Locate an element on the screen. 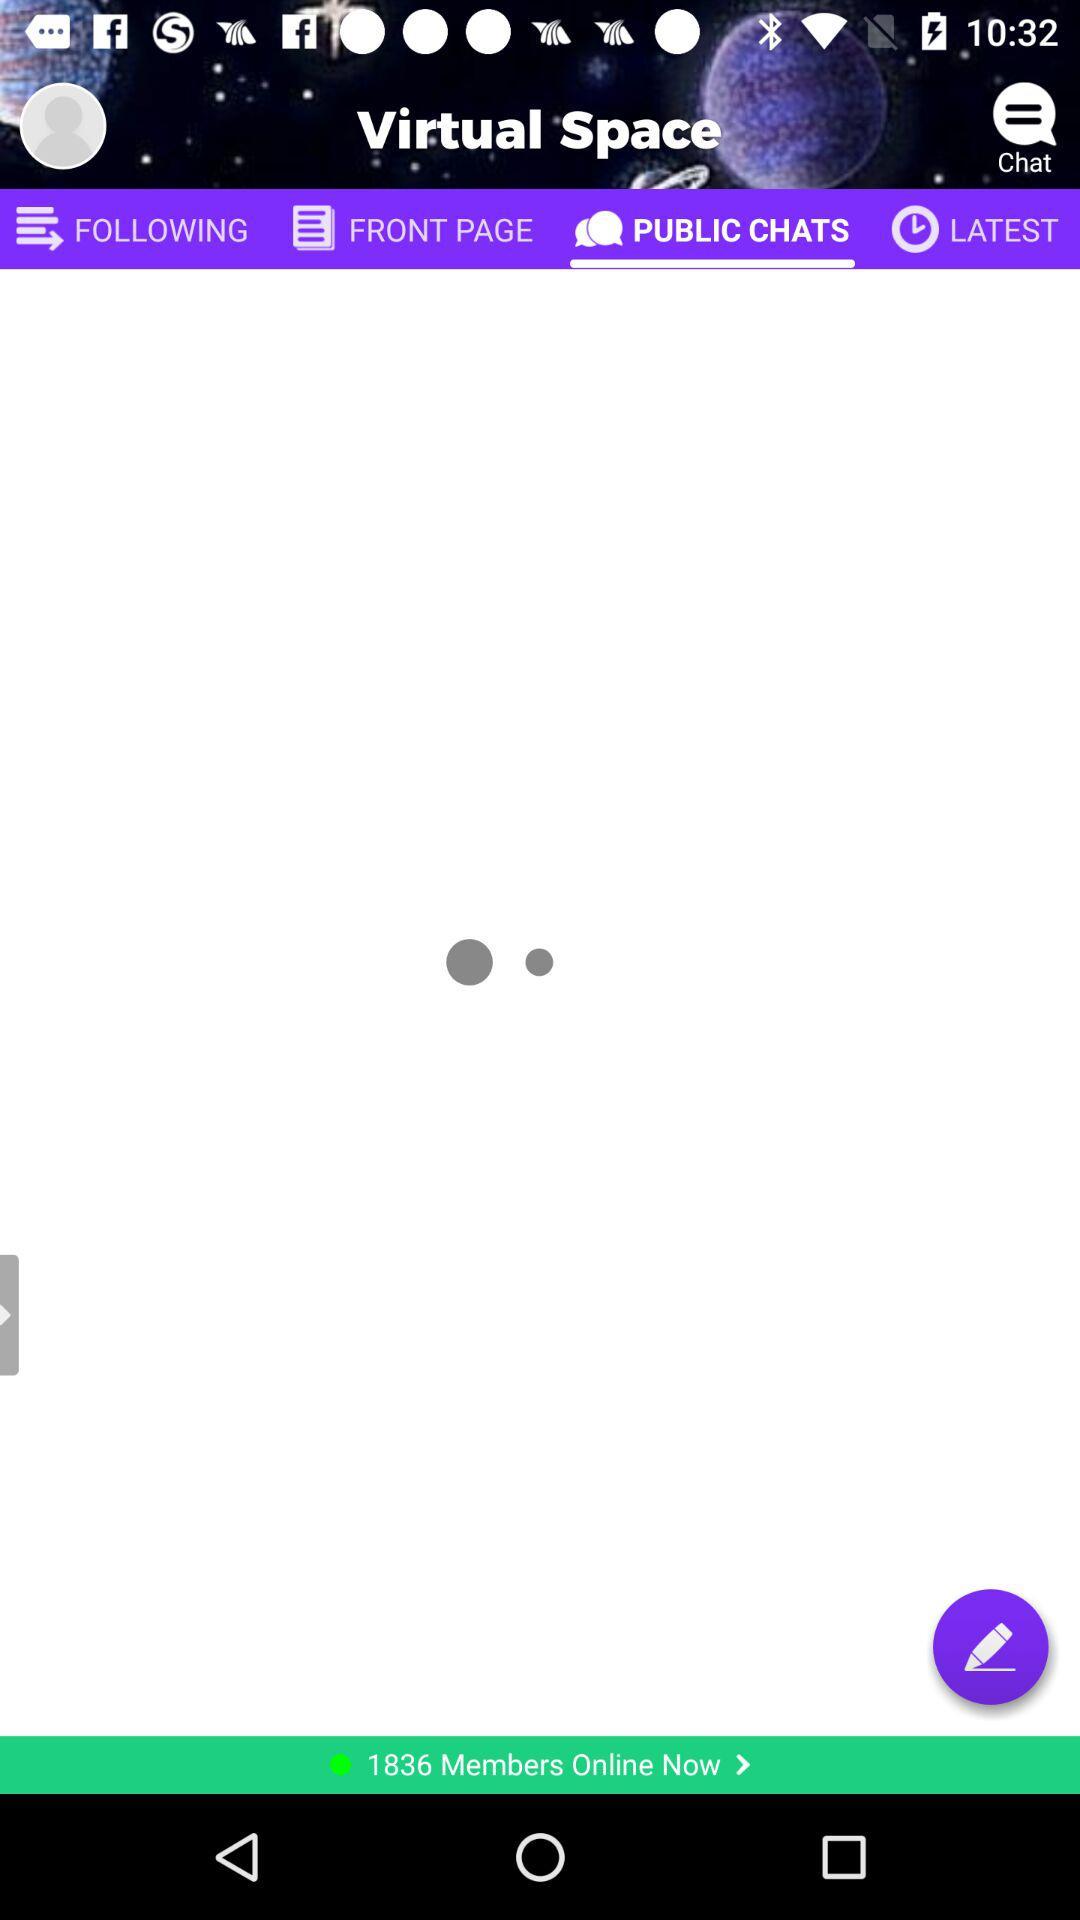 This screenshot has height=1920, width=1080. view profile is located at coordinates (61, 124).